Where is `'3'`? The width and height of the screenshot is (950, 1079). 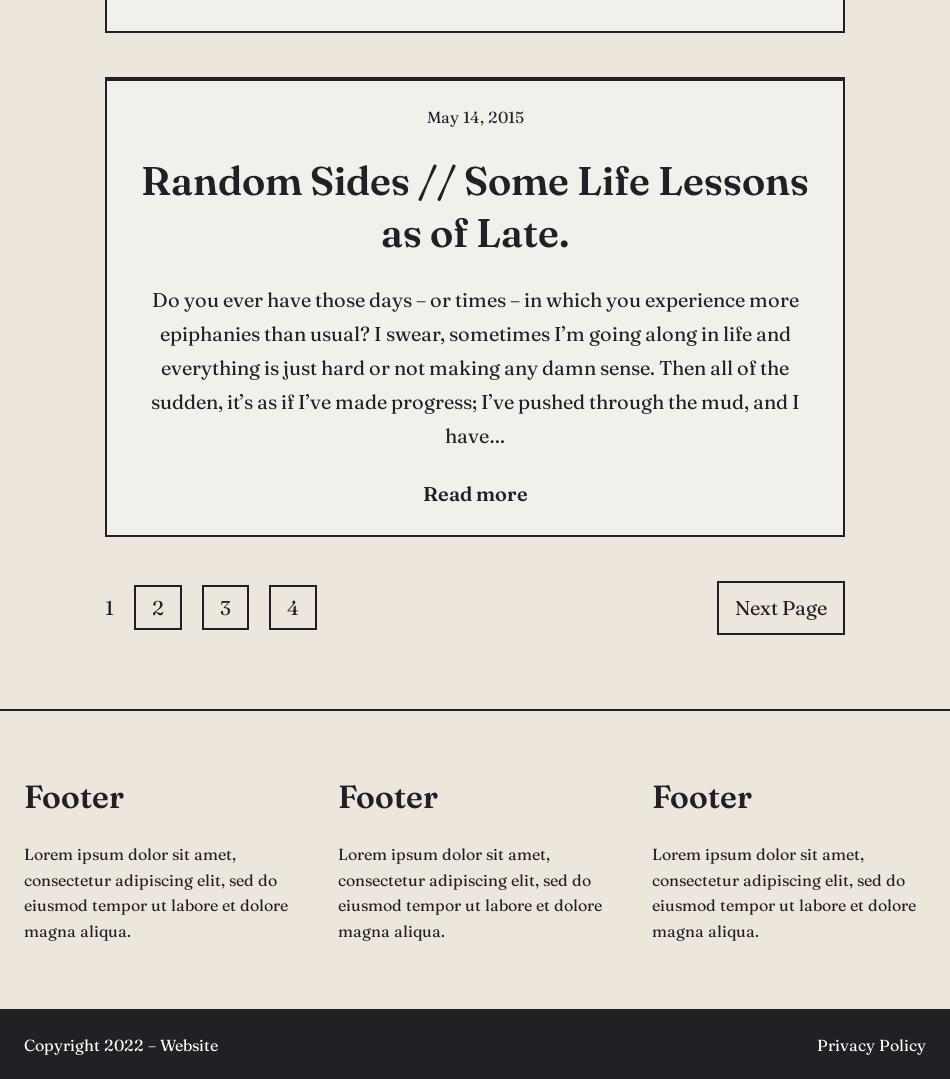 '3' is located at coordinates (225, 606).